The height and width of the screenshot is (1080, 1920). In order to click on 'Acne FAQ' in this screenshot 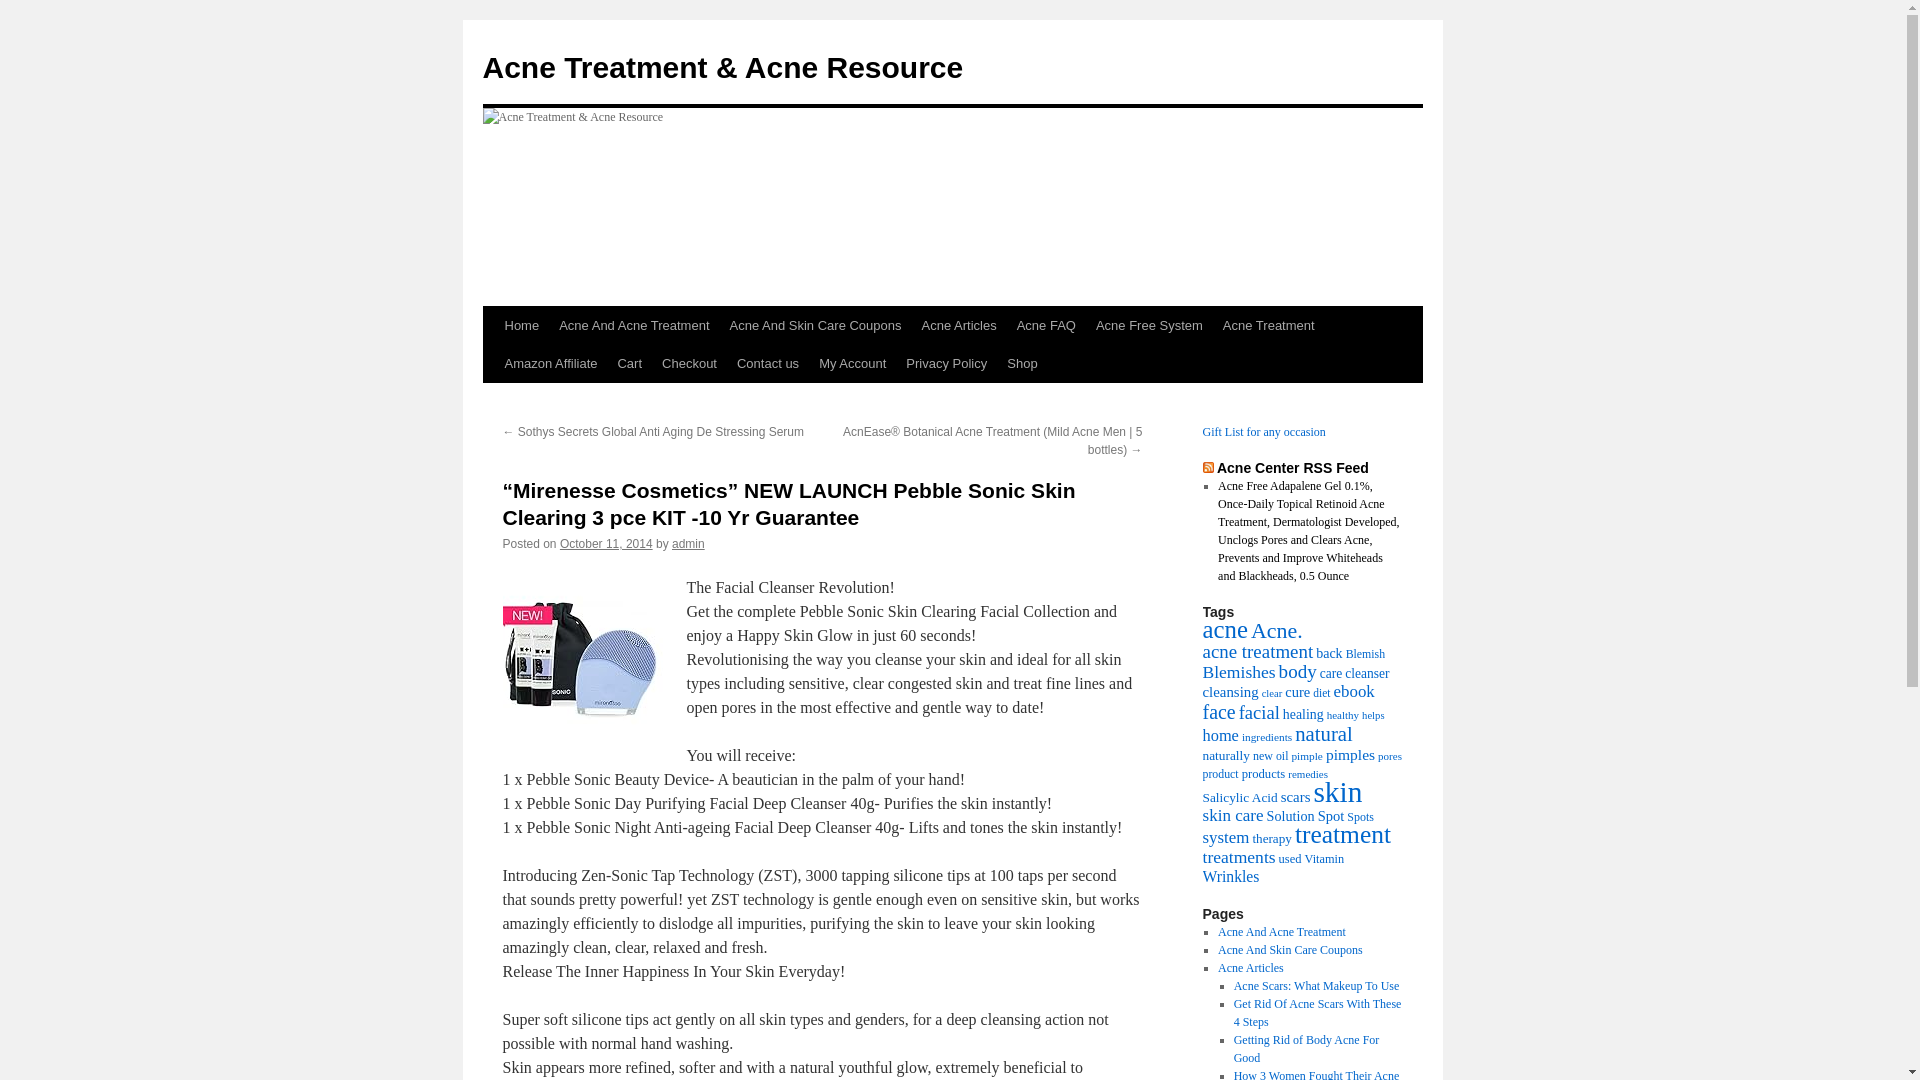, I will do `click(1007, 325)`.